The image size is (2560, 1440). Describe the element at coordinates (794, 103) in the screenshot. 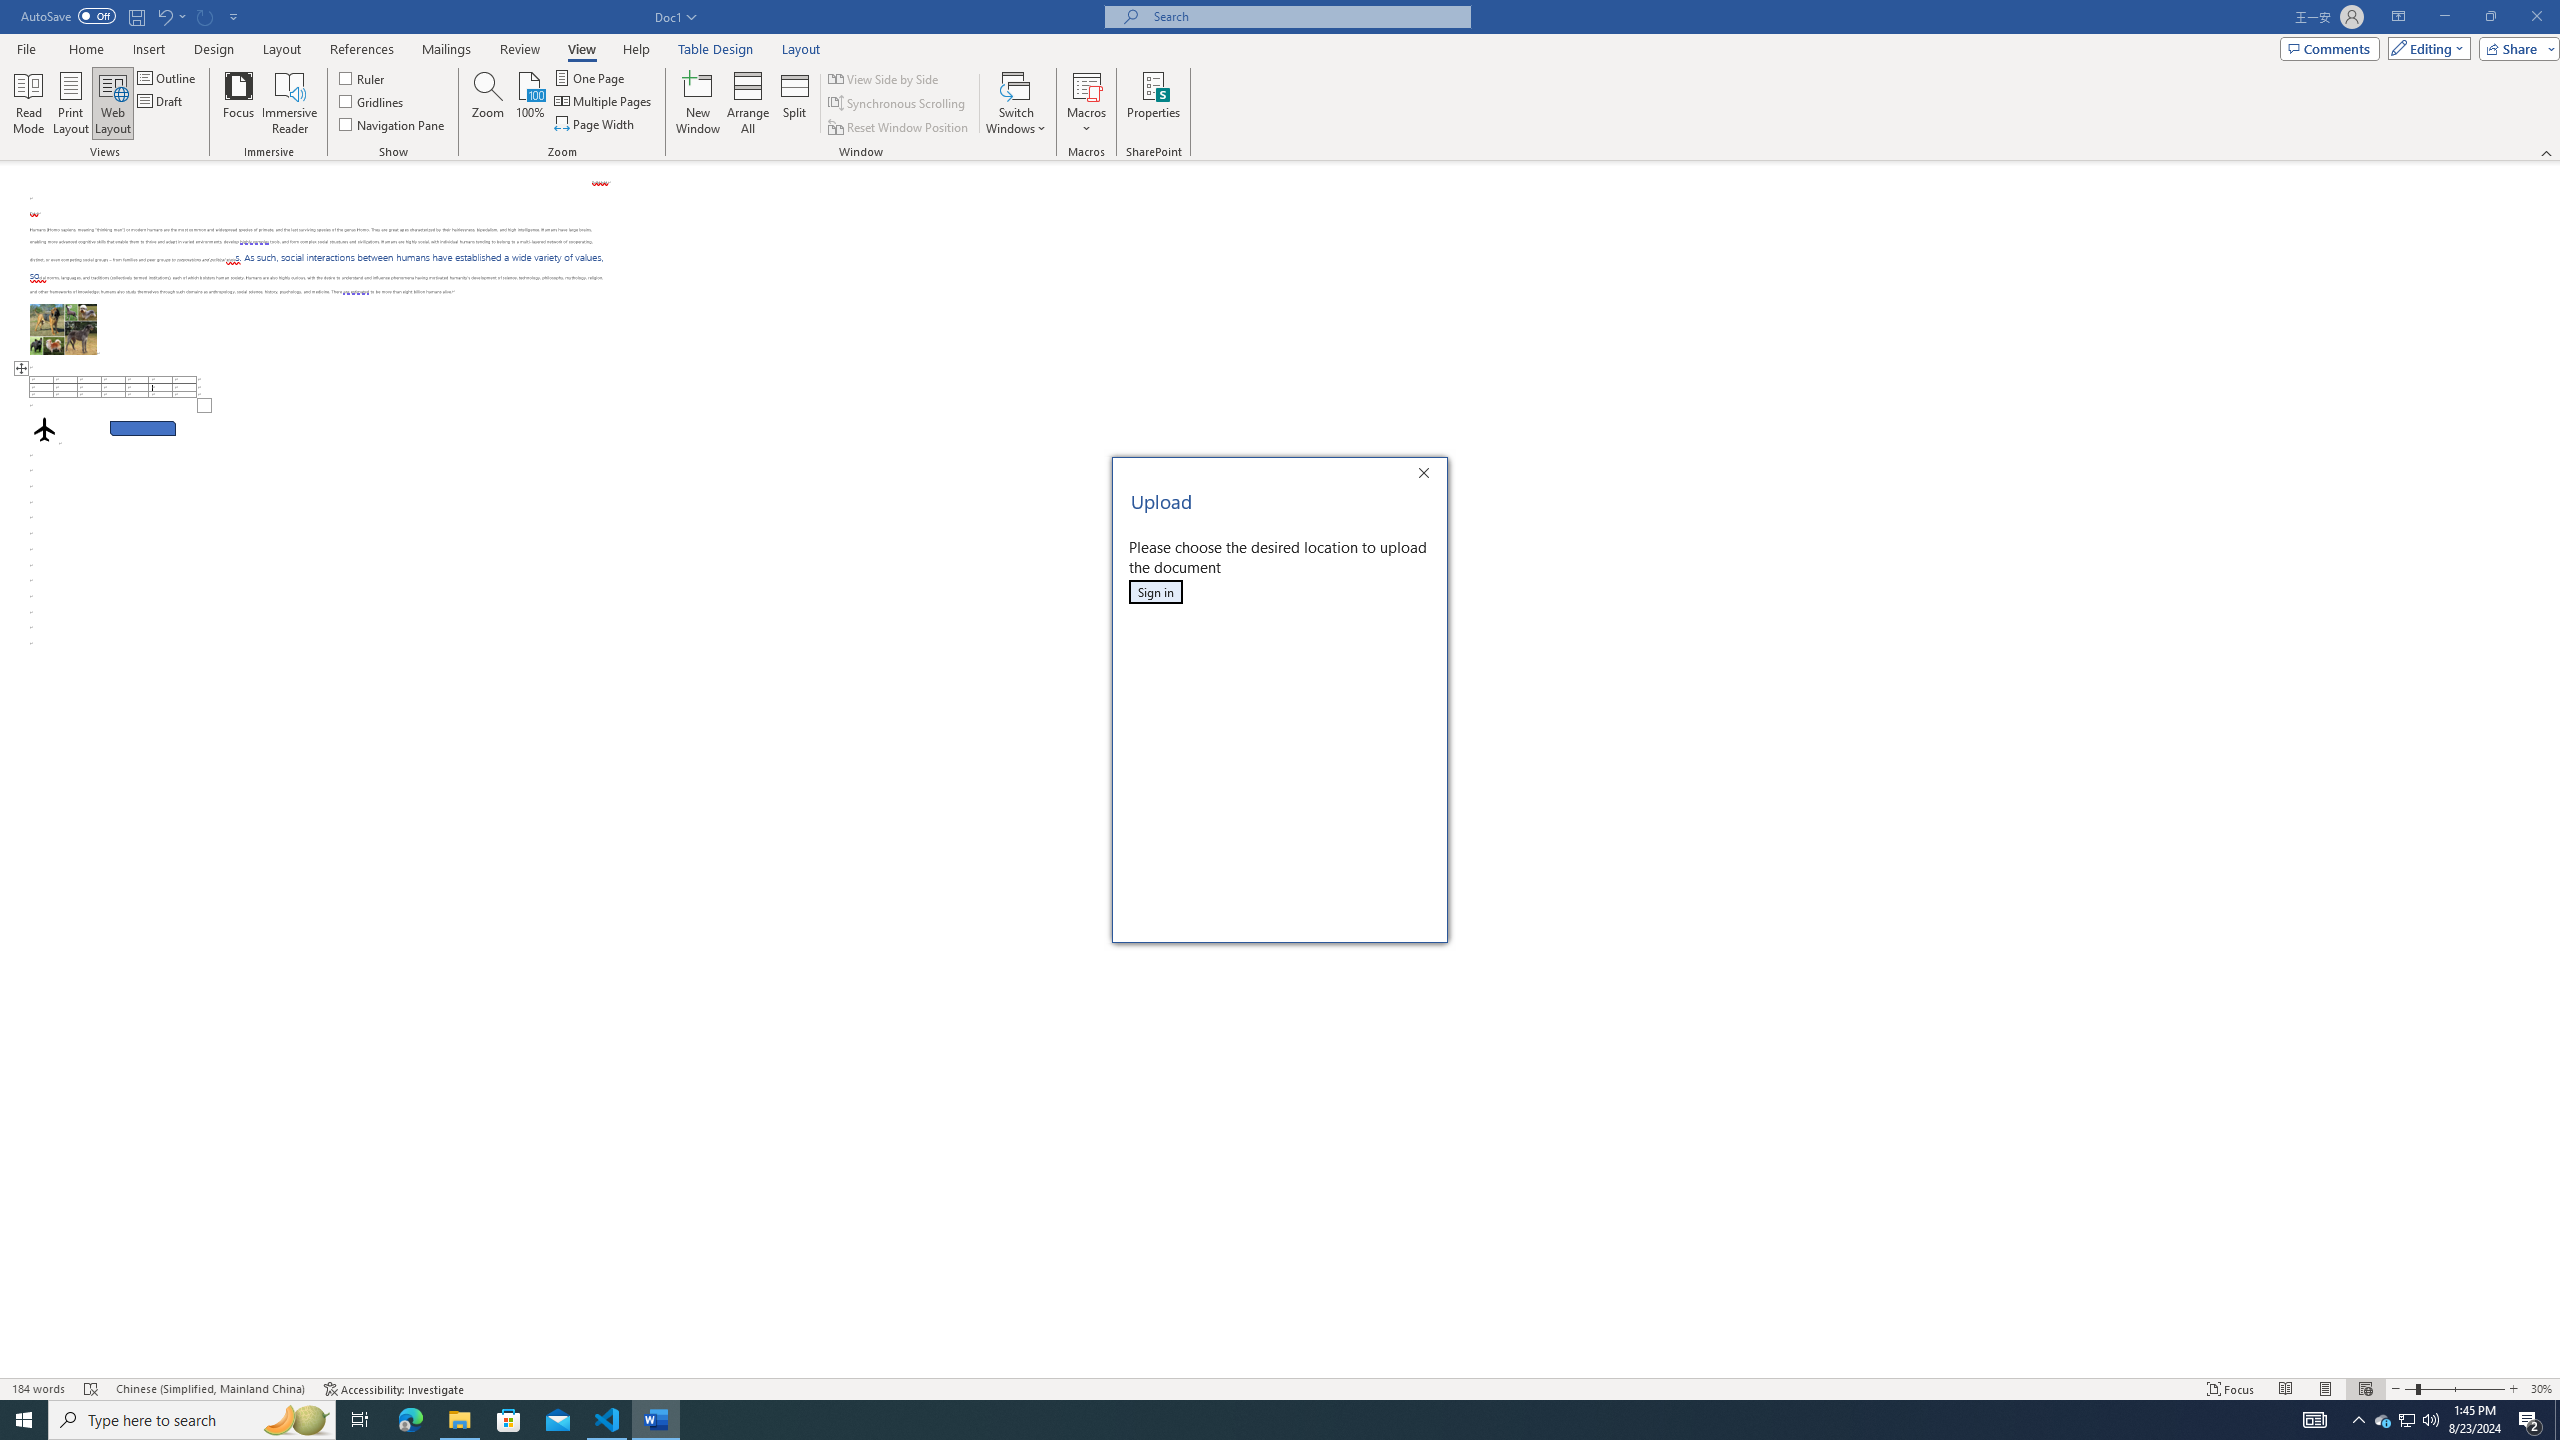

I see `'Split'` at that location.